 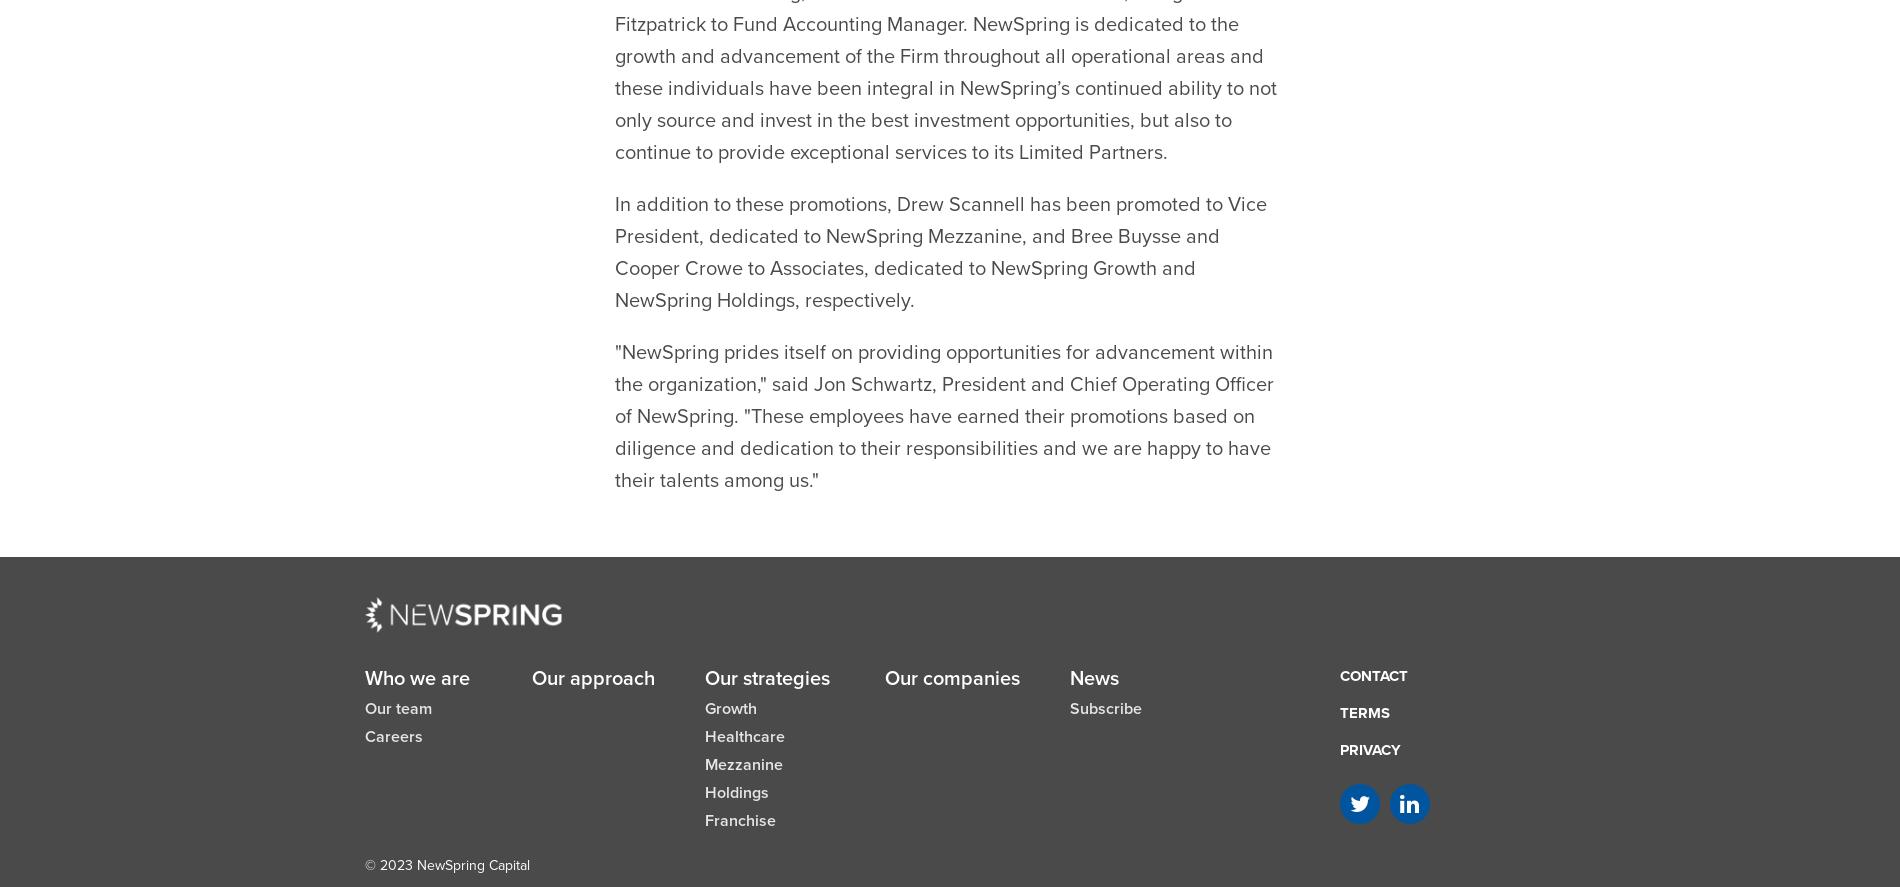 I want to click on 'Who we are', so click(x=416, y=628).